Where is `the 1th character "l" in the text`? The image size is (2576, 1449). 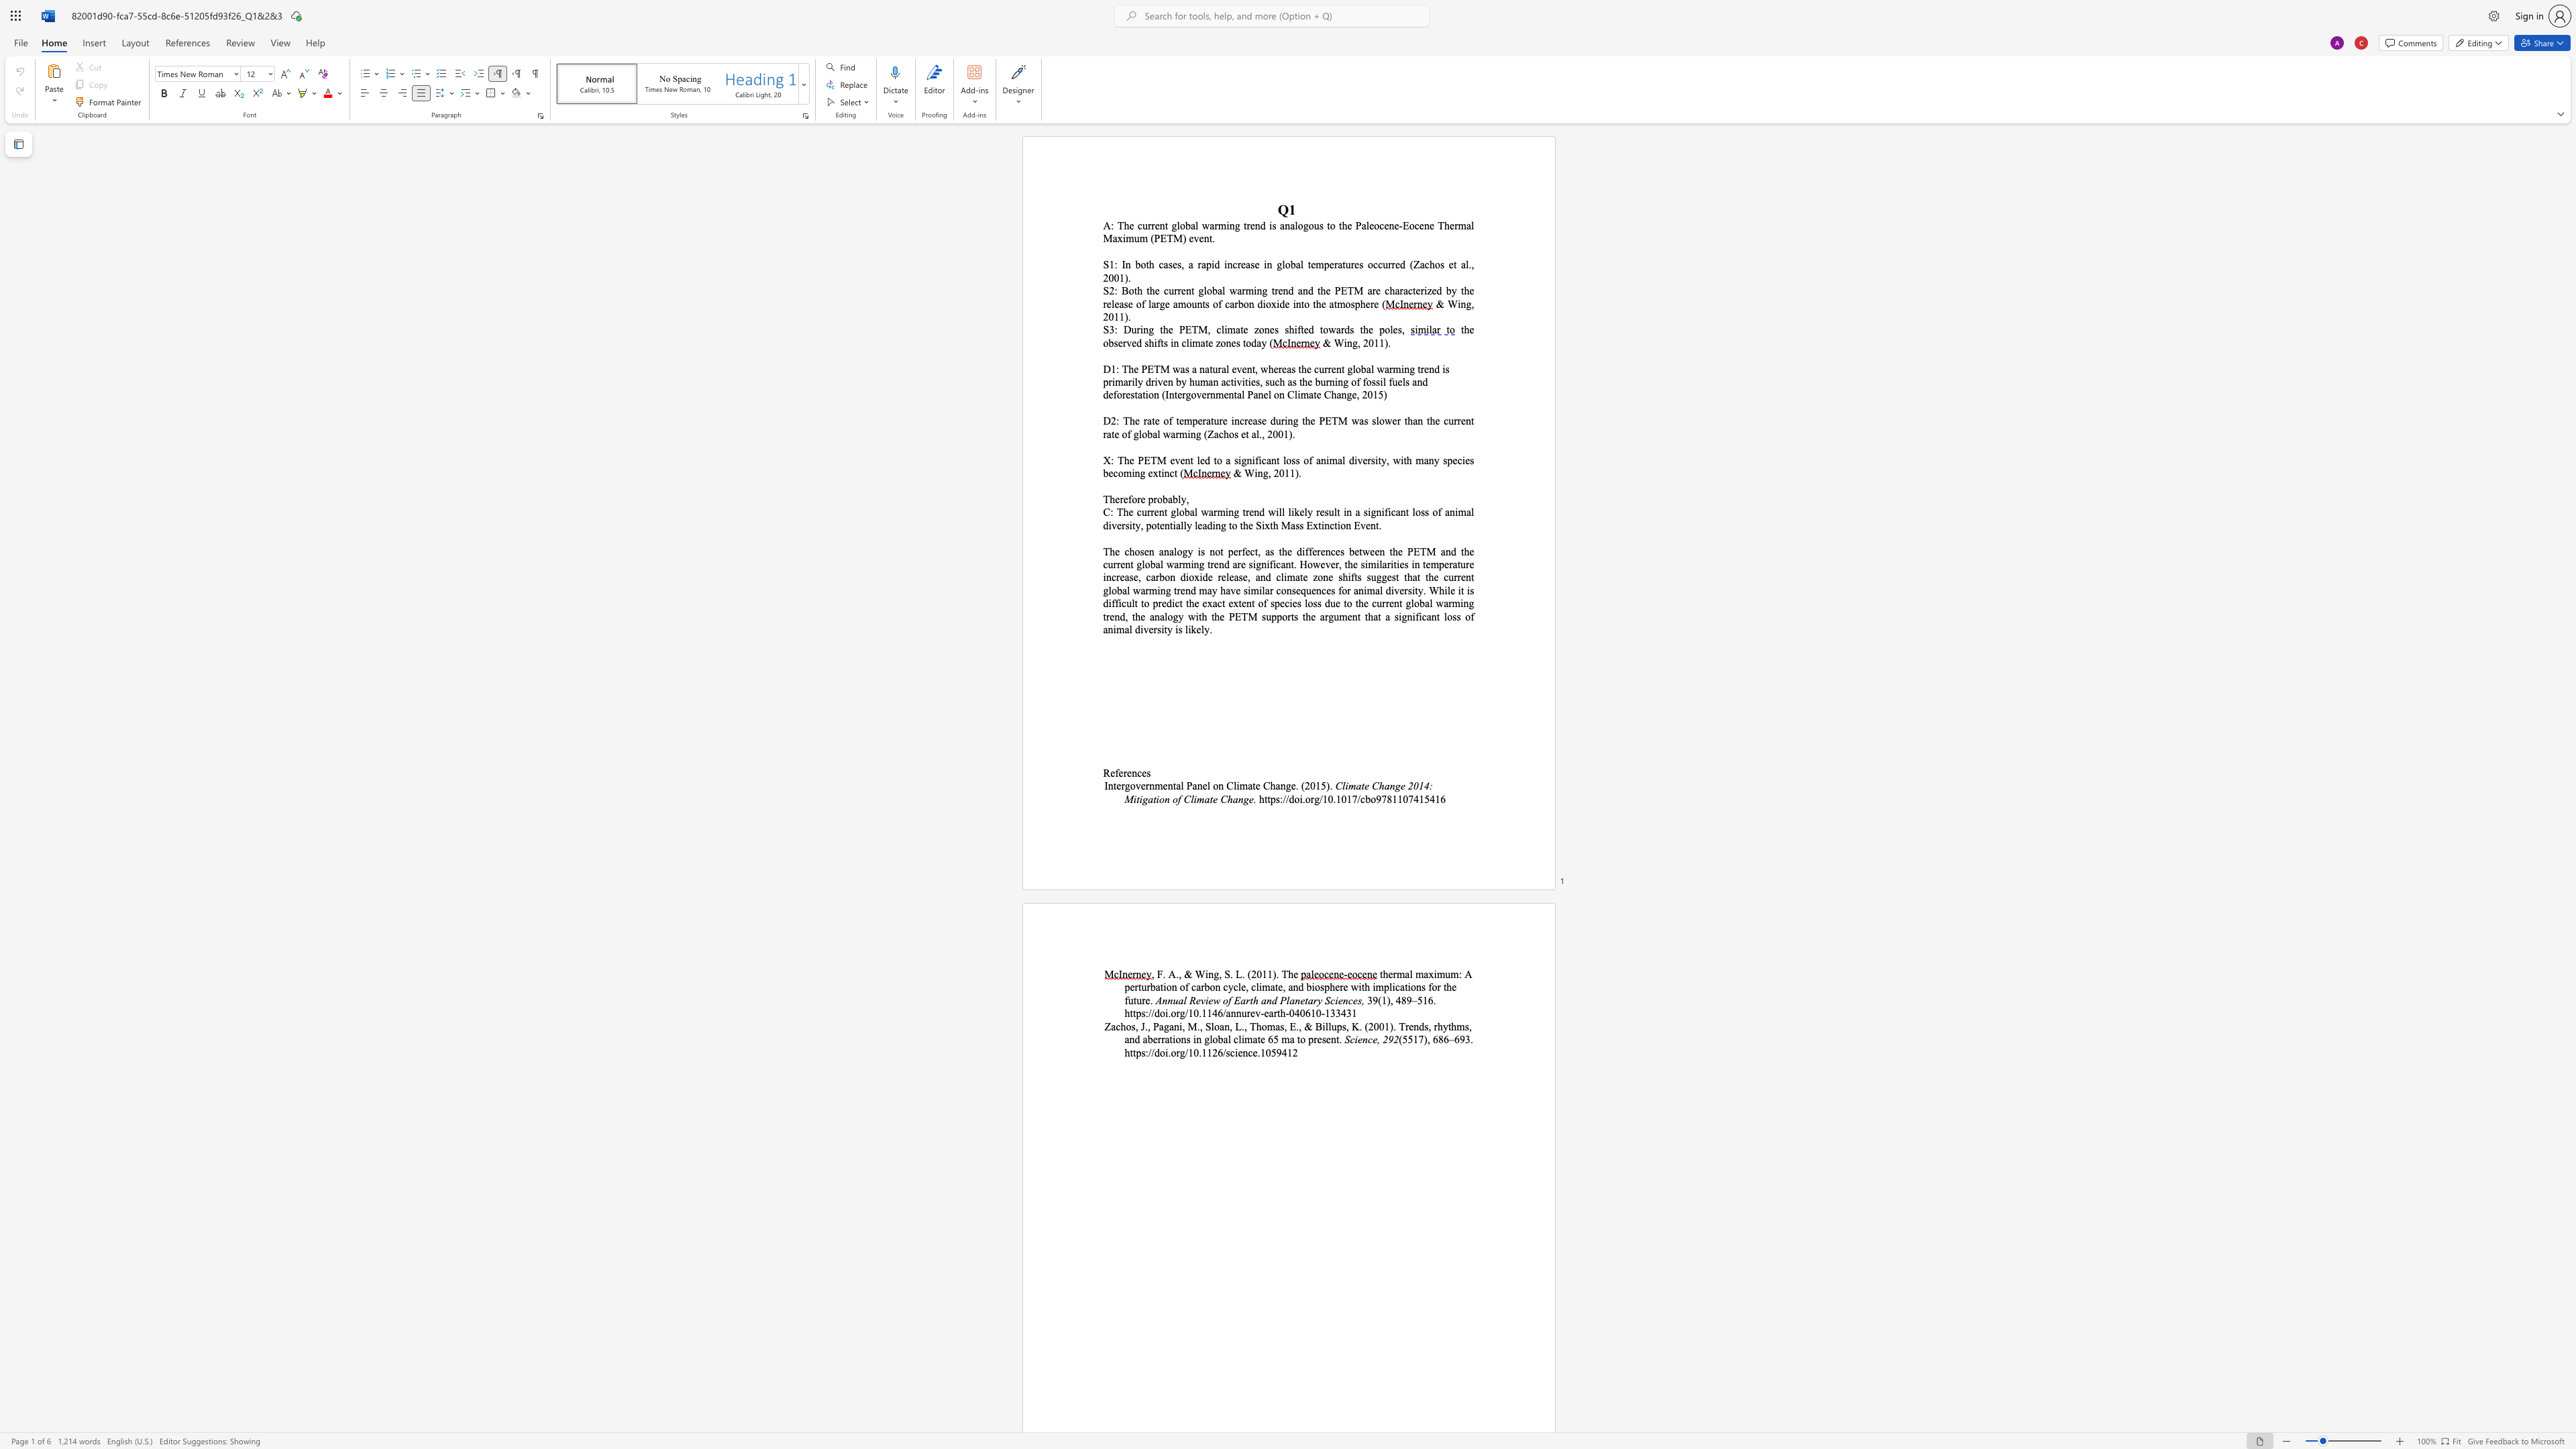 the 1th character "l" in the text is located at coordinates (1179, 498).